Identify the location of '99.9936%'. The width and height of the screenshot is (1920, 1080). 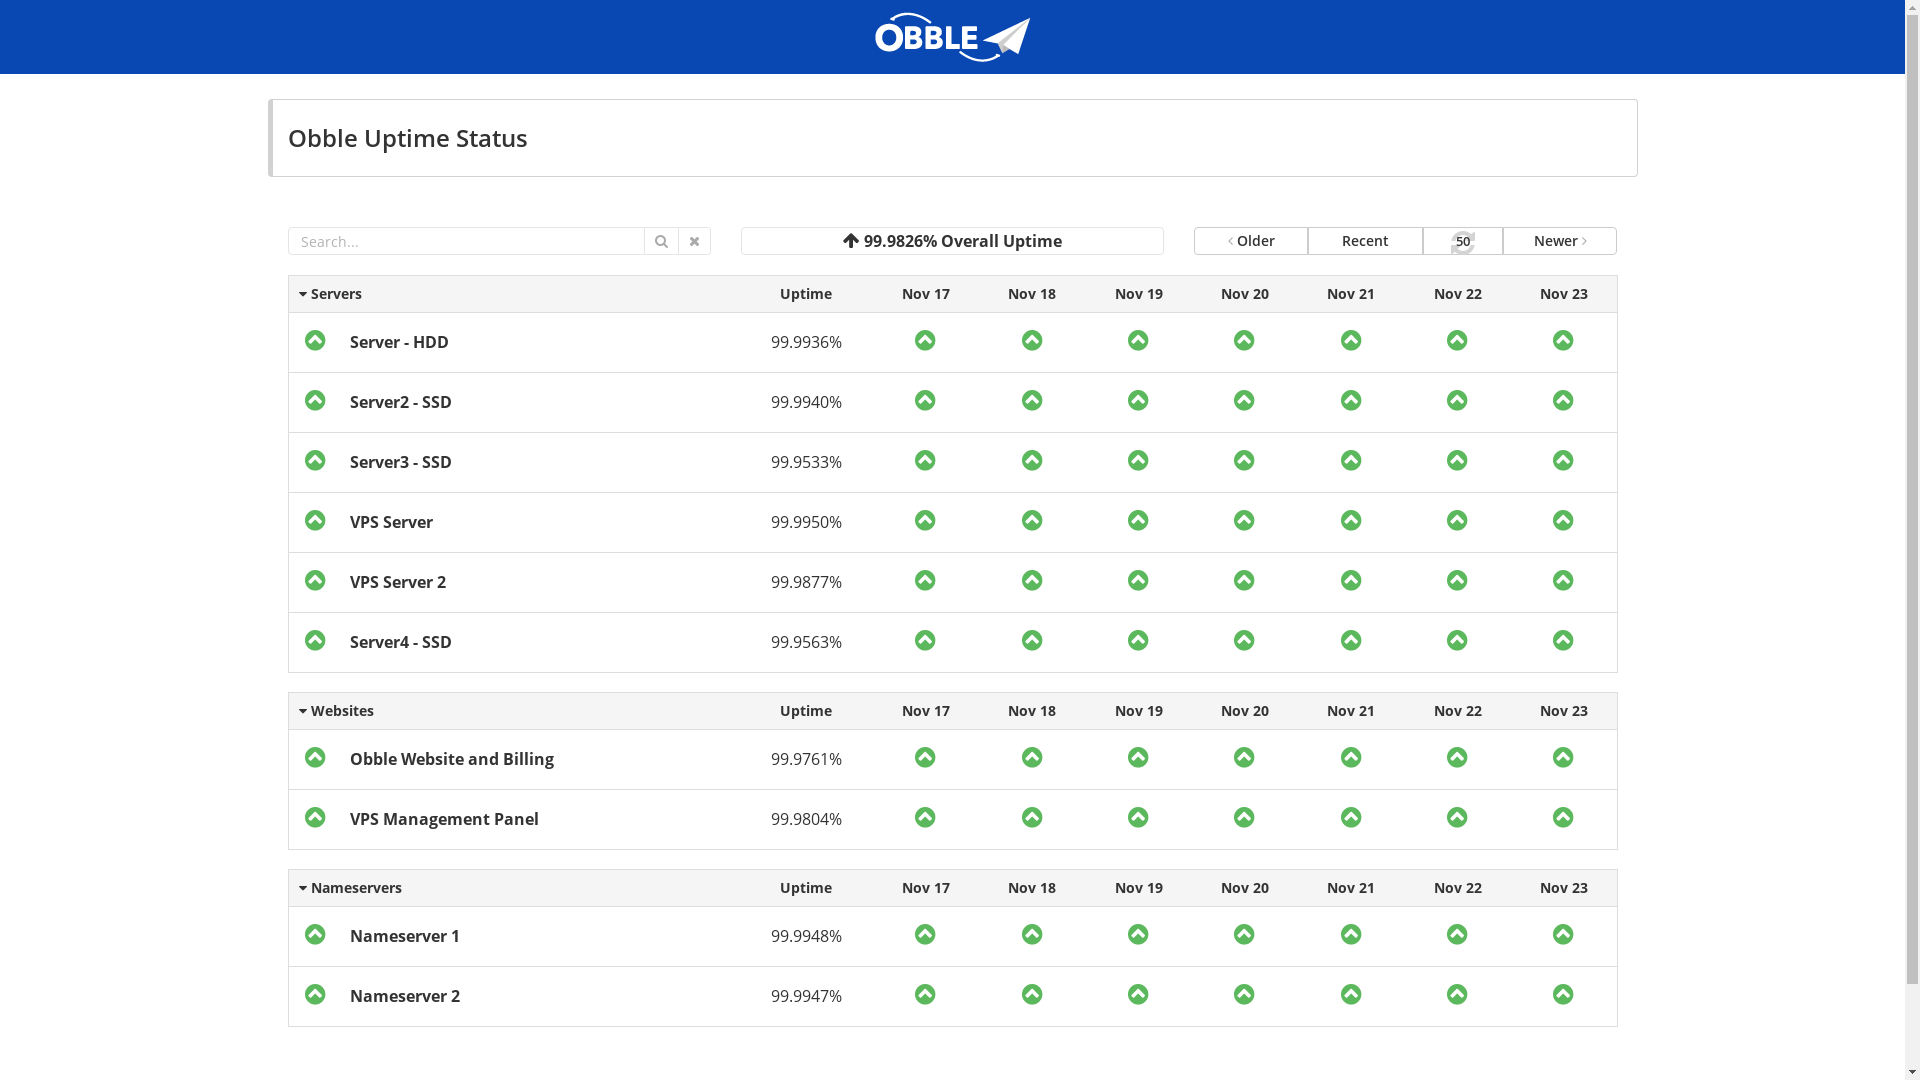
(806, 341).